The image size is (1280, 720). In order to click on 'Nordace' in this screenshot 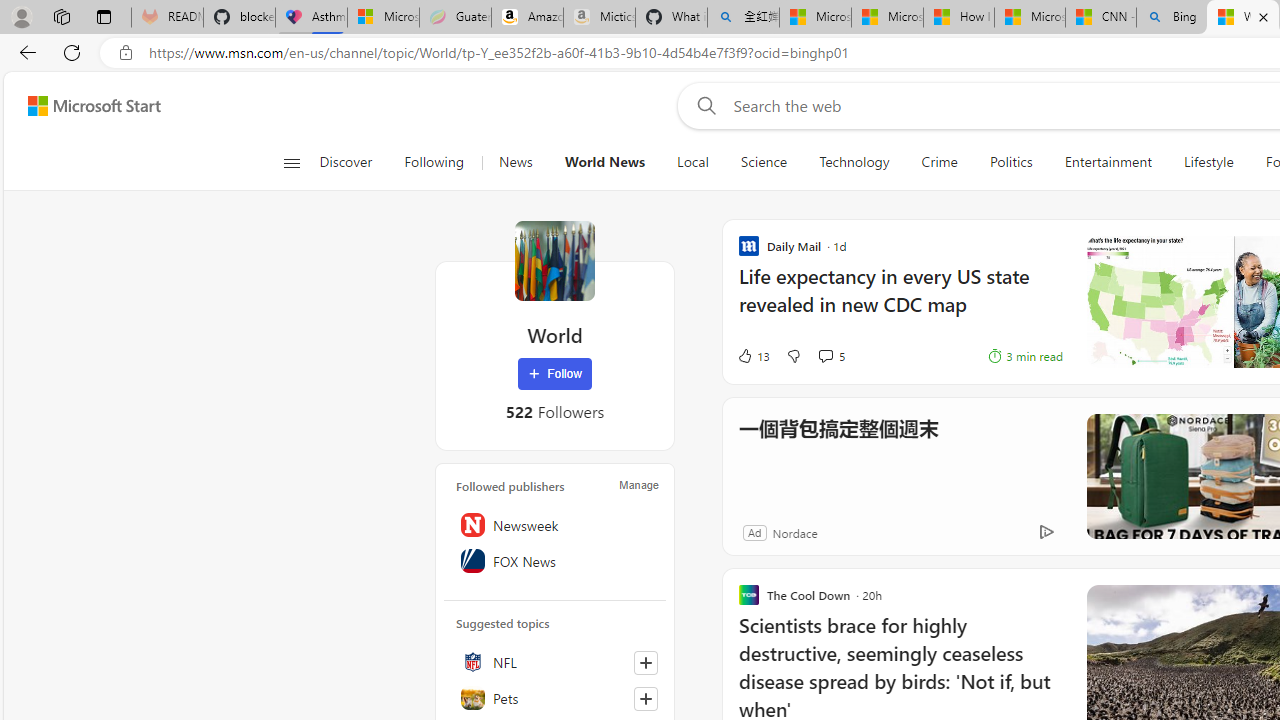, I will do `click(793, 531)`.